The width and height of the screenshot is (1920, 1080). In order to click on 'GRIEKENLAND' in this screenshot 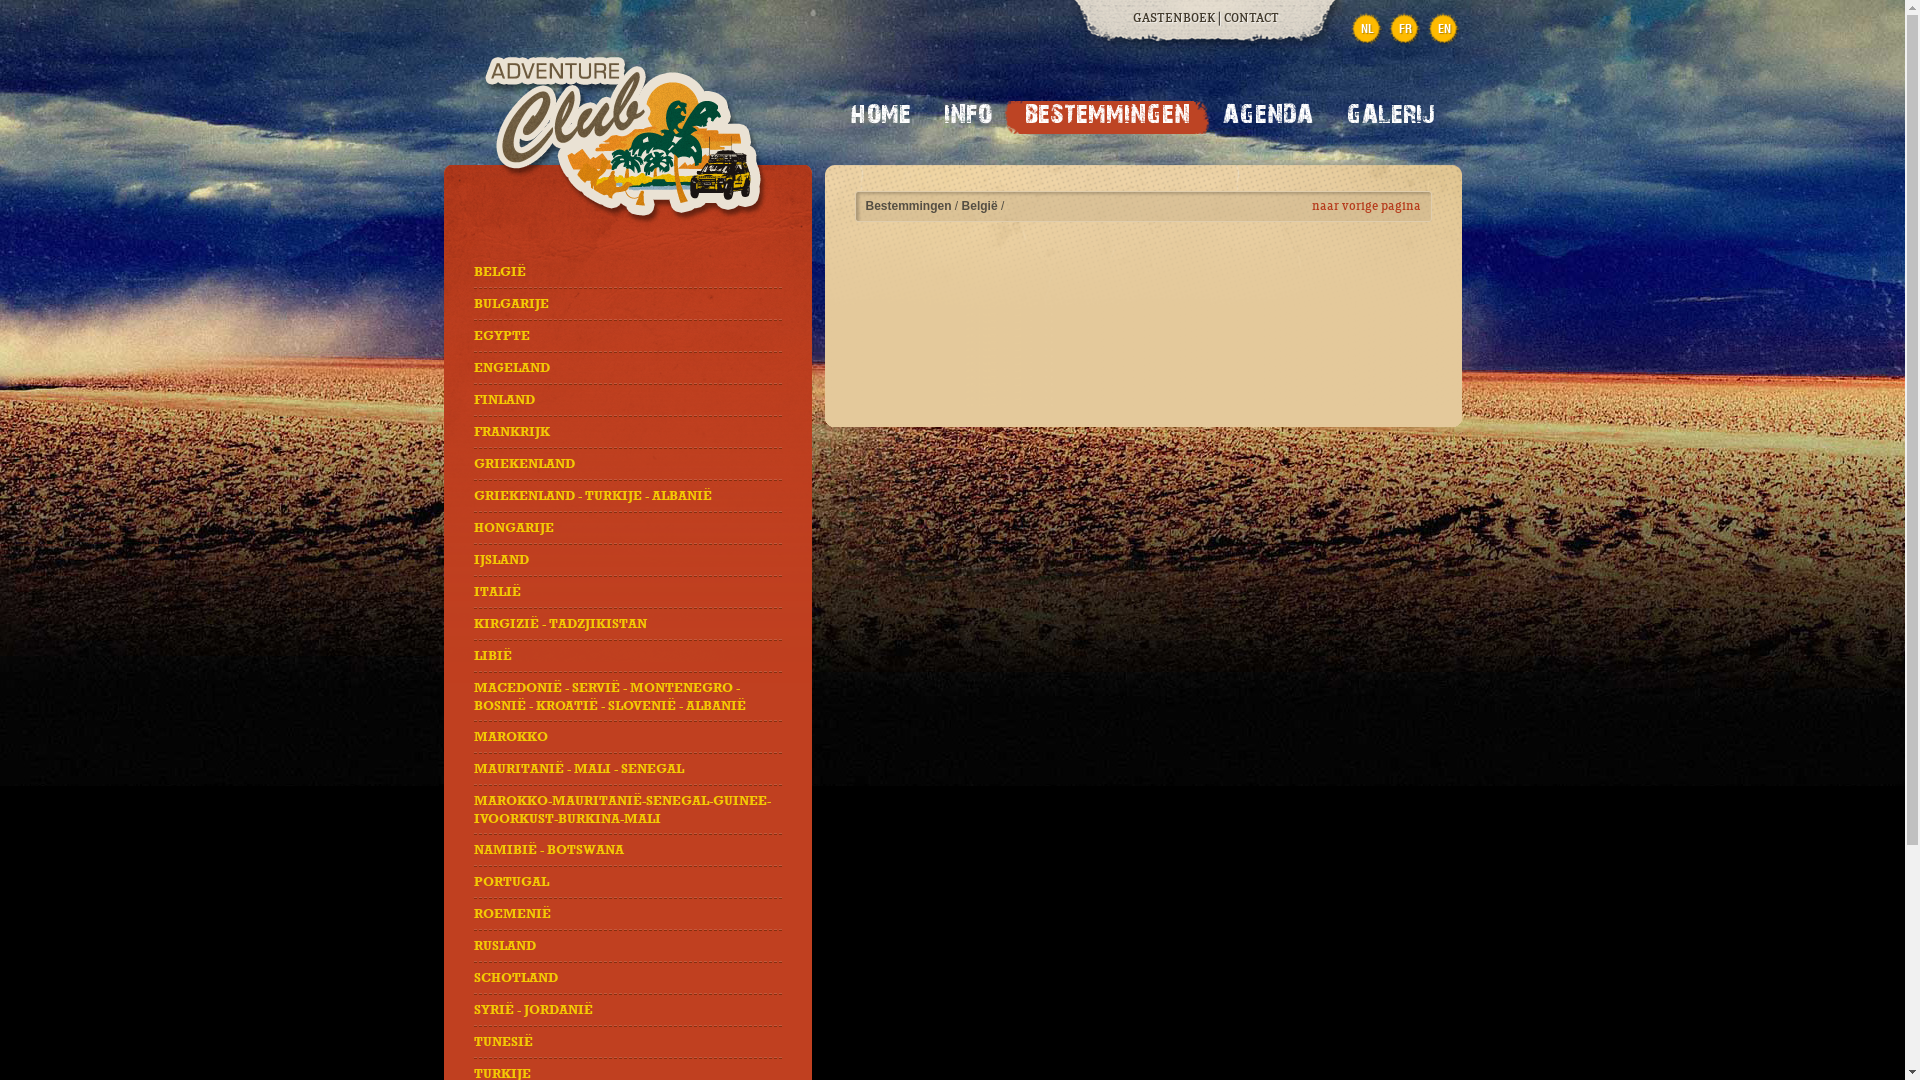, I will do `click(473, 463)`.